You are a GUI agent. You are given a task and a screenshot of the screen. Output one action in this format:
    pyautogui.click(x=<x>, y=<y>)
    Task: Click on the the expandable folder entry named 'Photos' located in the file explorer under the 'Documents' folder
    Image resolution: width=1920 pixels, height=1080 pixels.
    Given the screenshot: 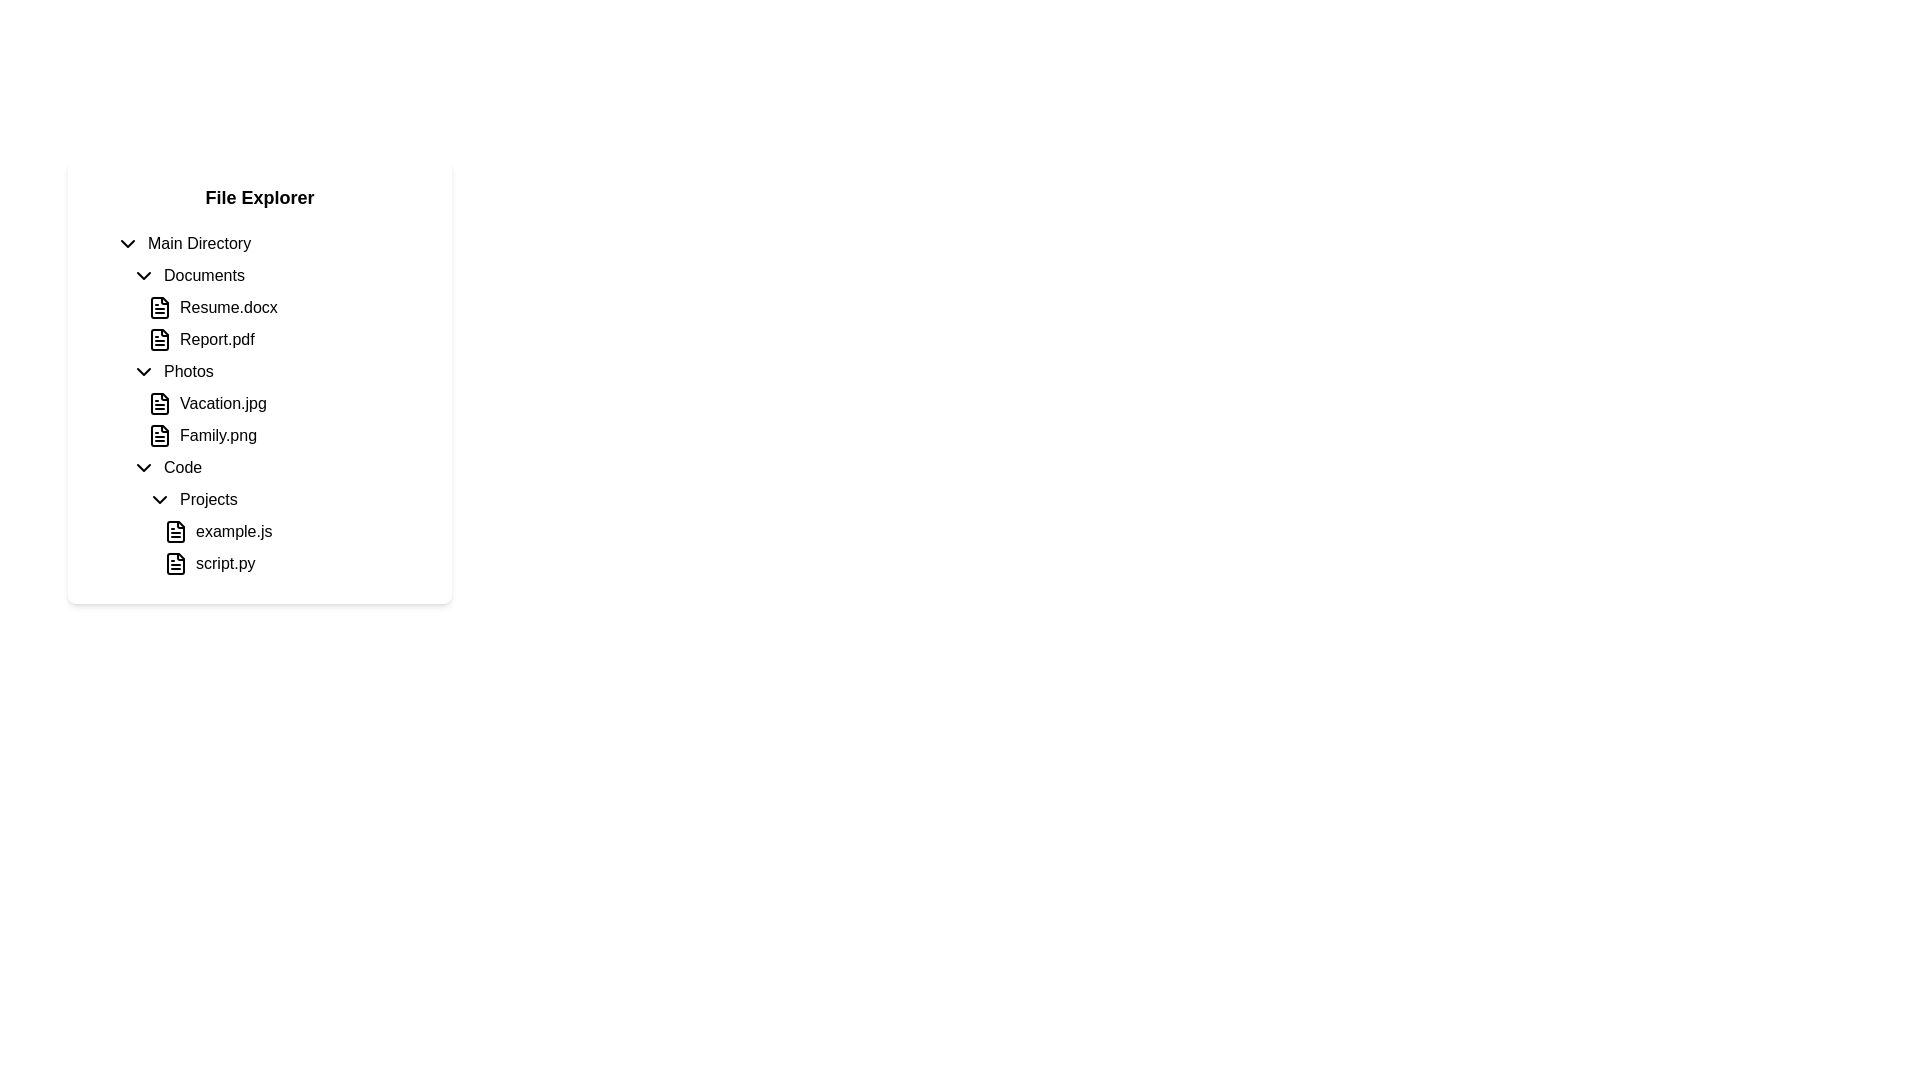 What is the action you would take?
    pyautogui.click(x=274, y=371)
    